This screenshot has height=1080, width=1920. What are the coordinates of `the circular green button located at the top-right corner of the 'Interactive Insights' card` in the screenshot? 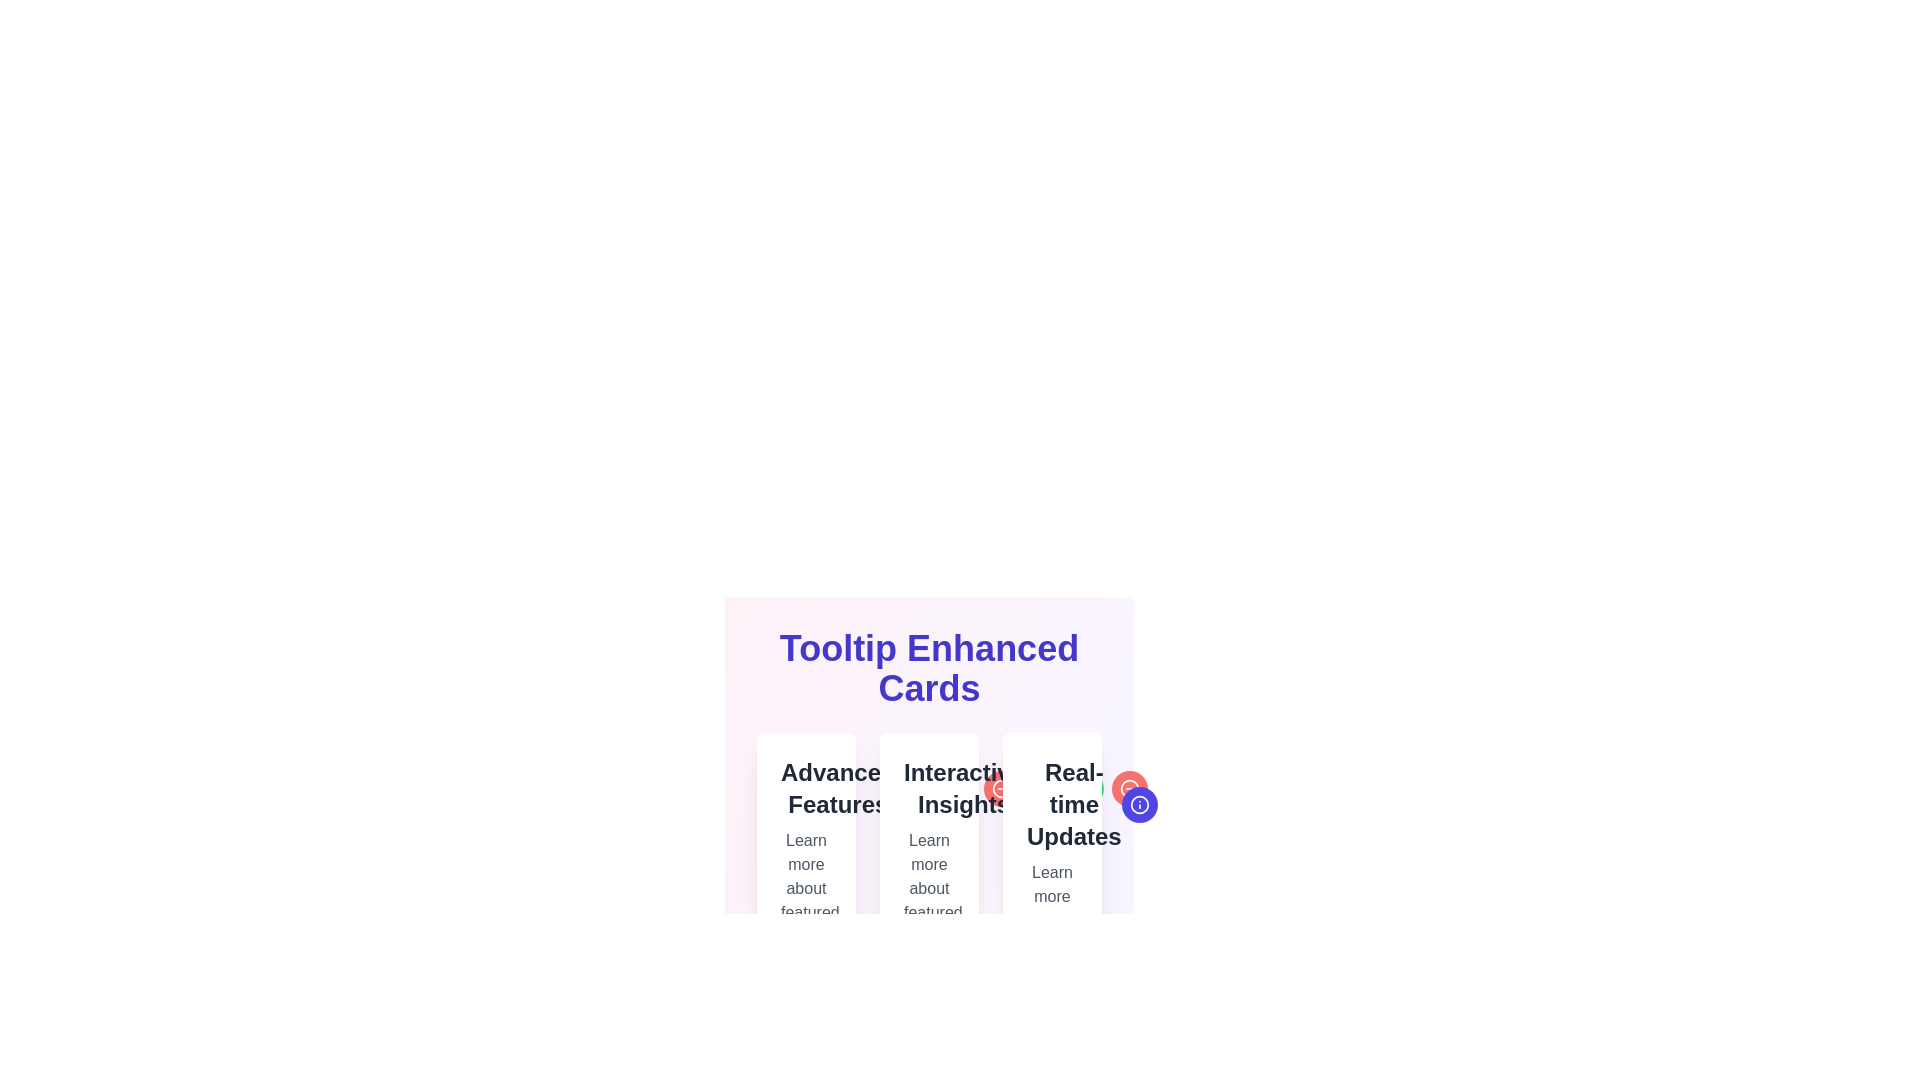 It's located at (956, 788).